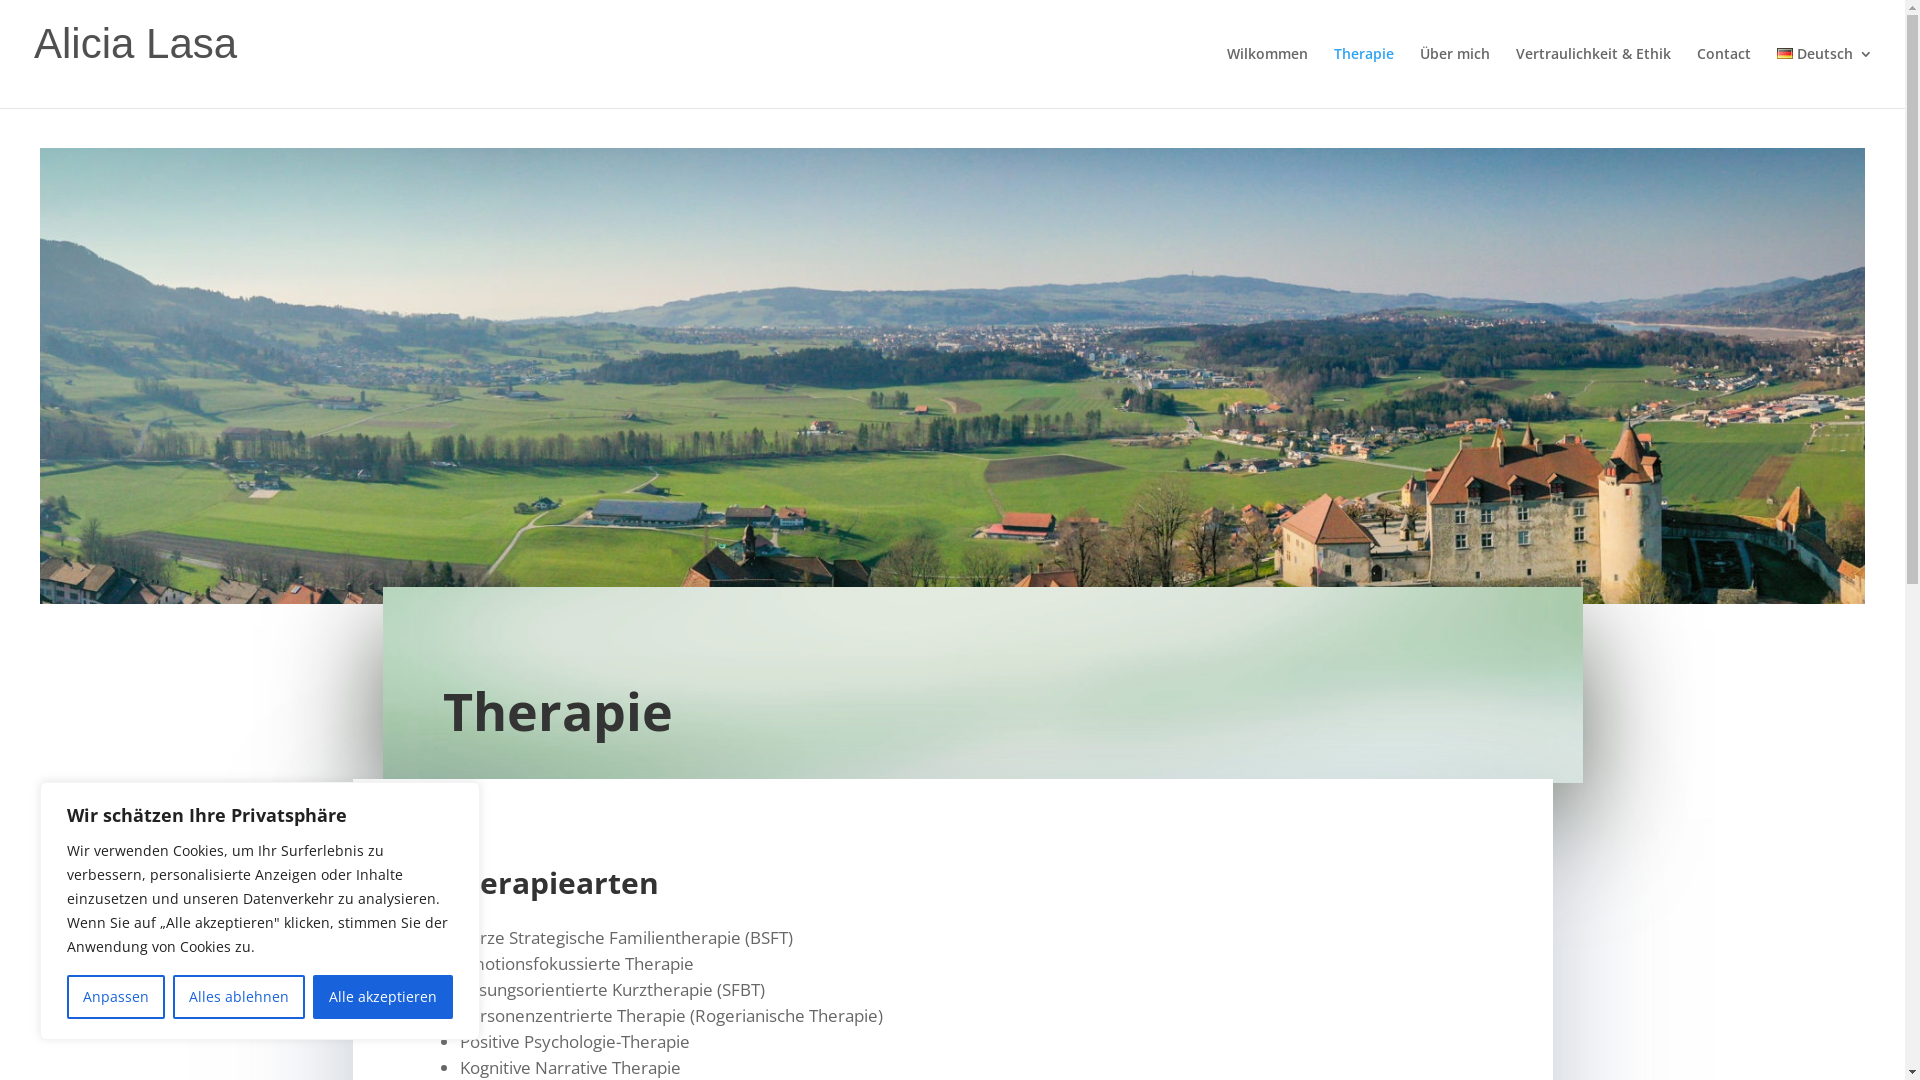 The image size is (1920, 1080). Describe the element at coordinates (1722, 76) in the screenshot. I see `'Contact'` at that location.